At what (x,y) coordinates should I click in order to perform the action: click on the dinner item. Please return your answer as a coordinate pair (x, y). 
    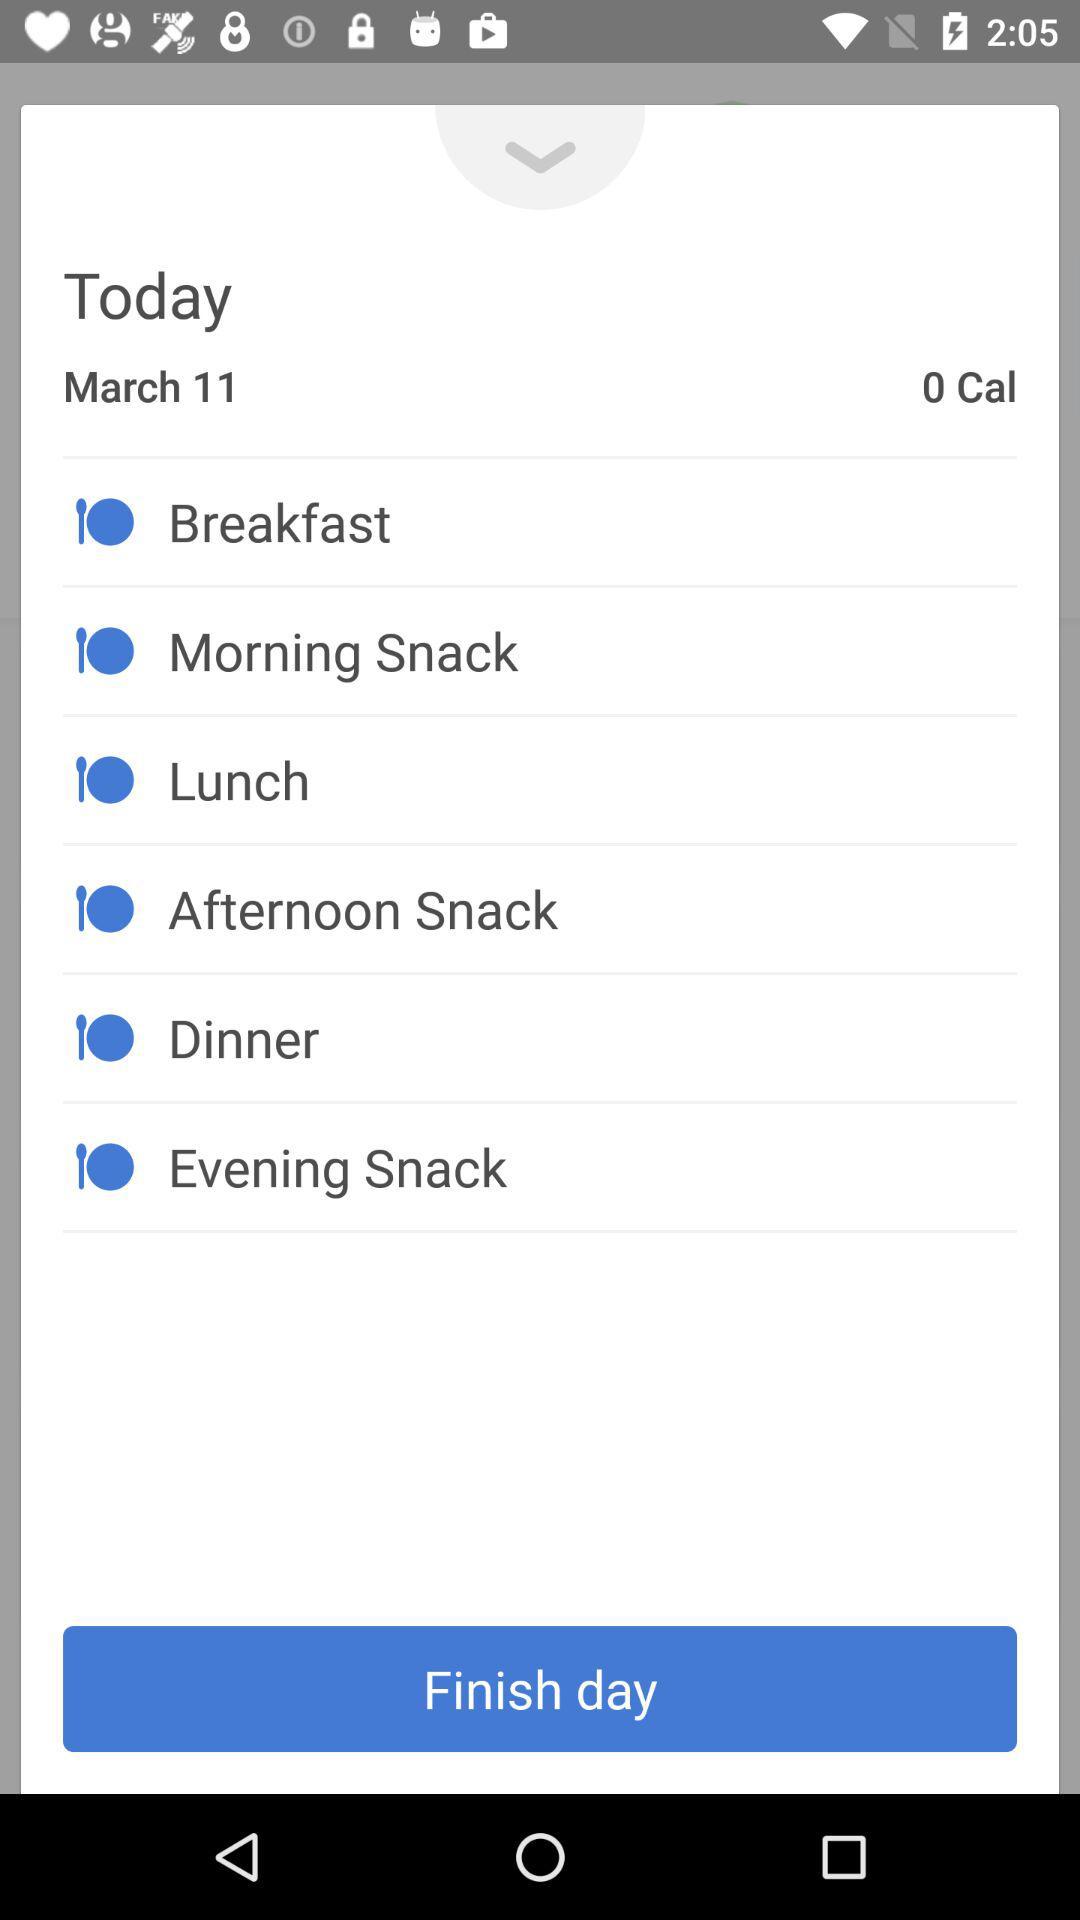
    Looking at the image, I should click on (591, 1037).